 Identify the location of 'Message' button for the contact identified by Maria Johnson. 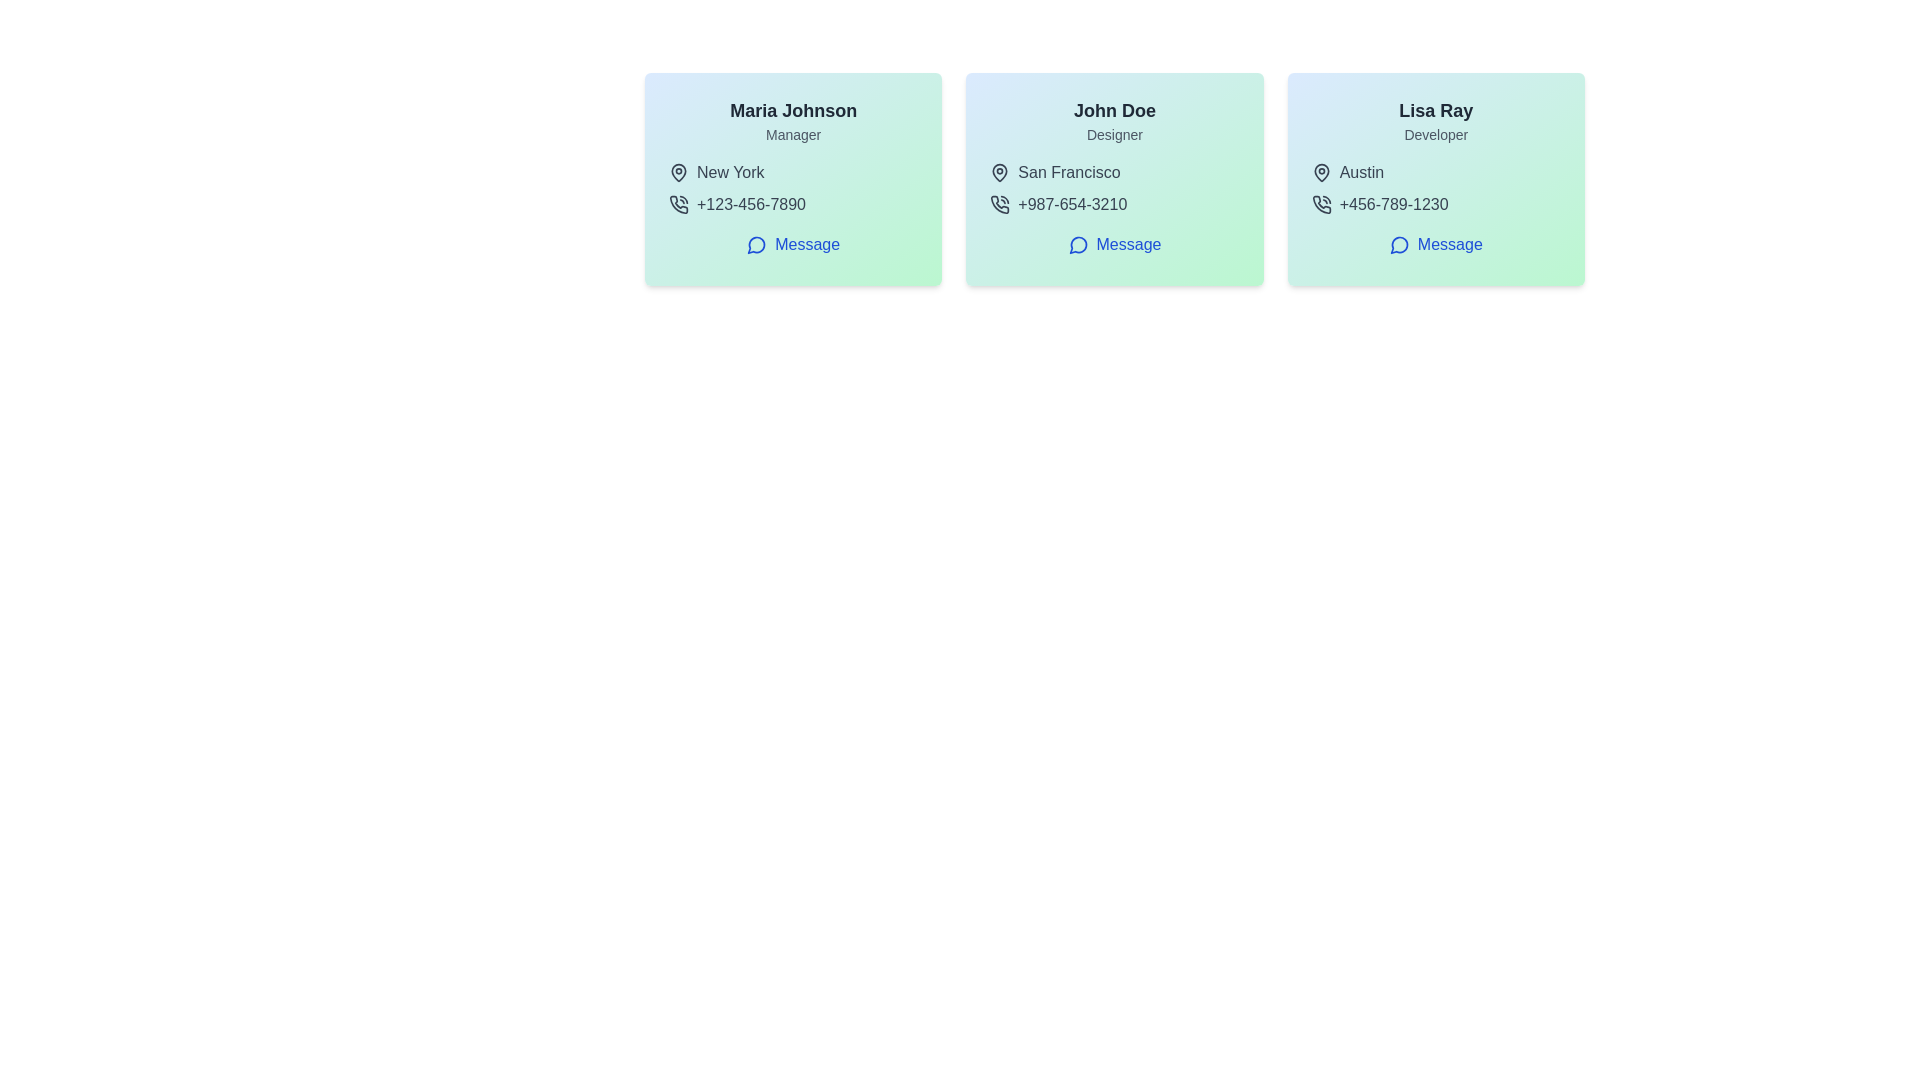
(792, 244).